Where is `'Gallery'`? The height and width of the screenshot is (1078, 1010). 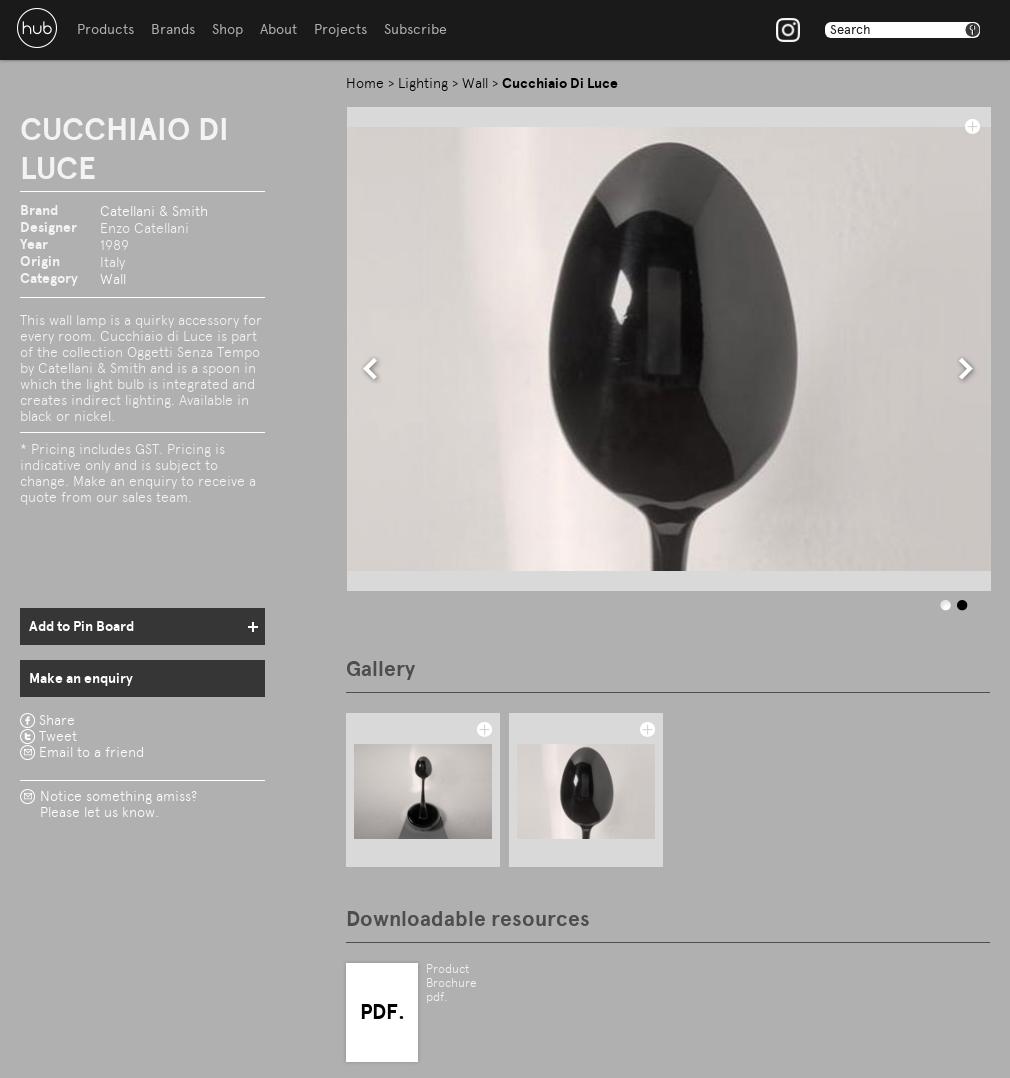
'Gallery' is located at coordinates (380, 669).